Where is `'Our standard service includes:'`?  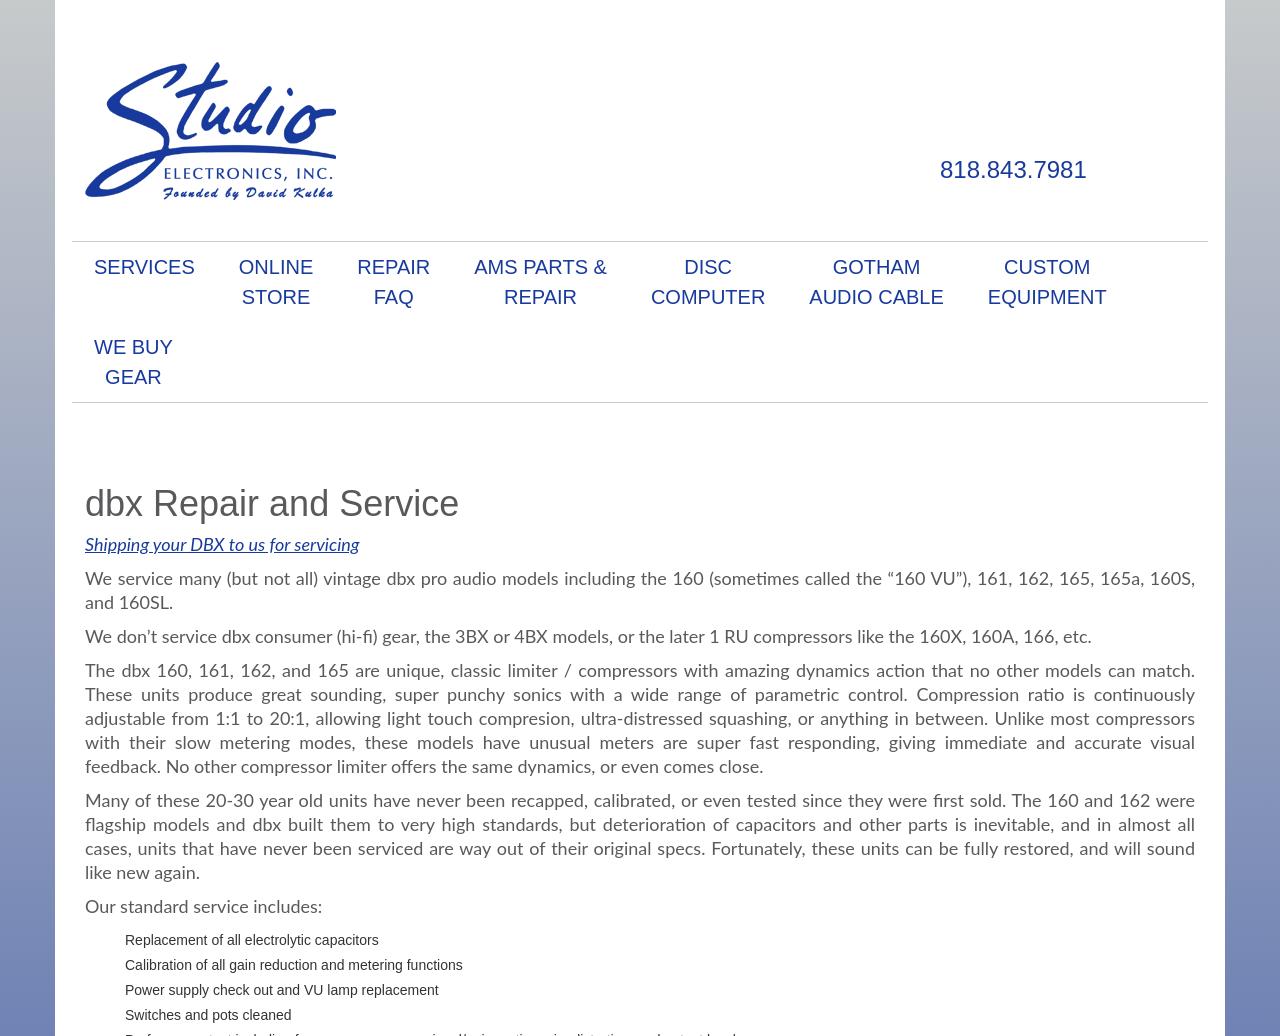 'Our standard service includes:' is located at coordinates (203, 907).